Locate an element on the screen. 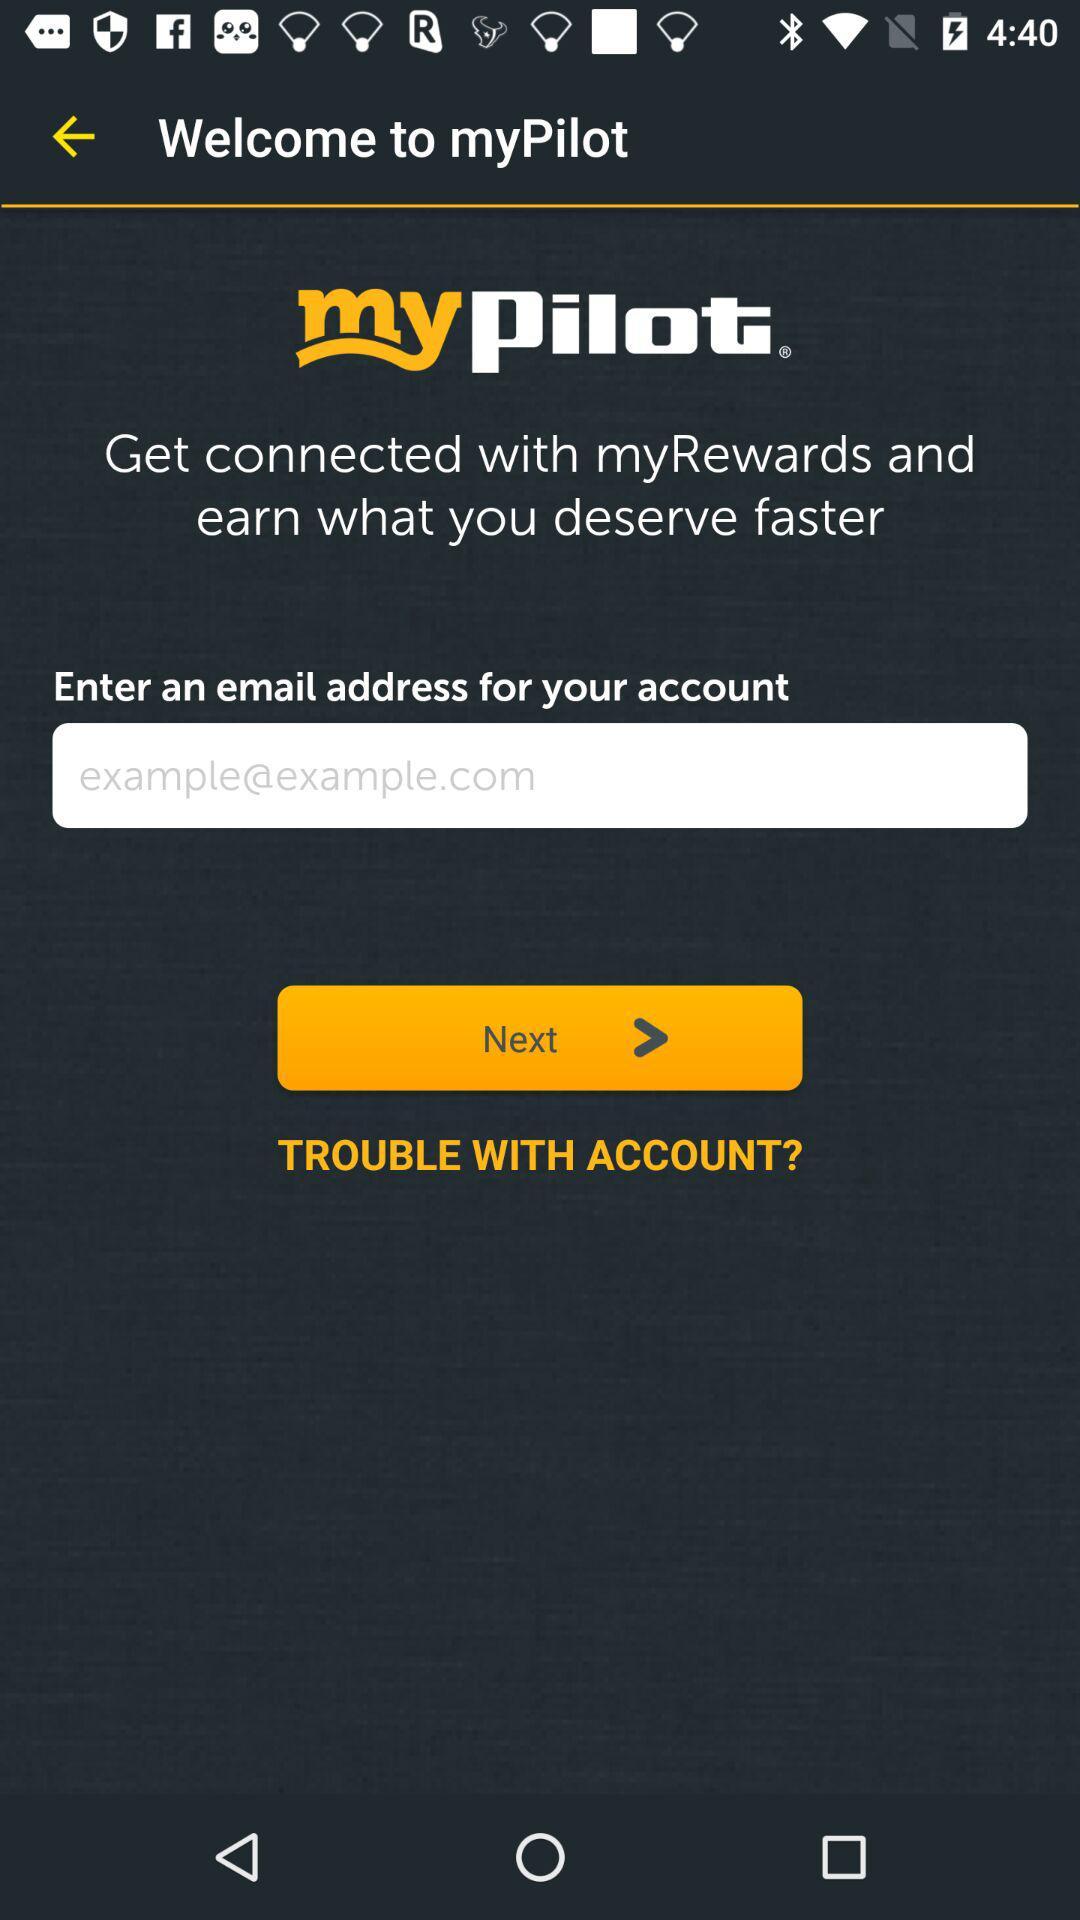 This screenshot has width=1080, height=1920. icon next to welcome to mypilot is located at coordinates (72, 135).